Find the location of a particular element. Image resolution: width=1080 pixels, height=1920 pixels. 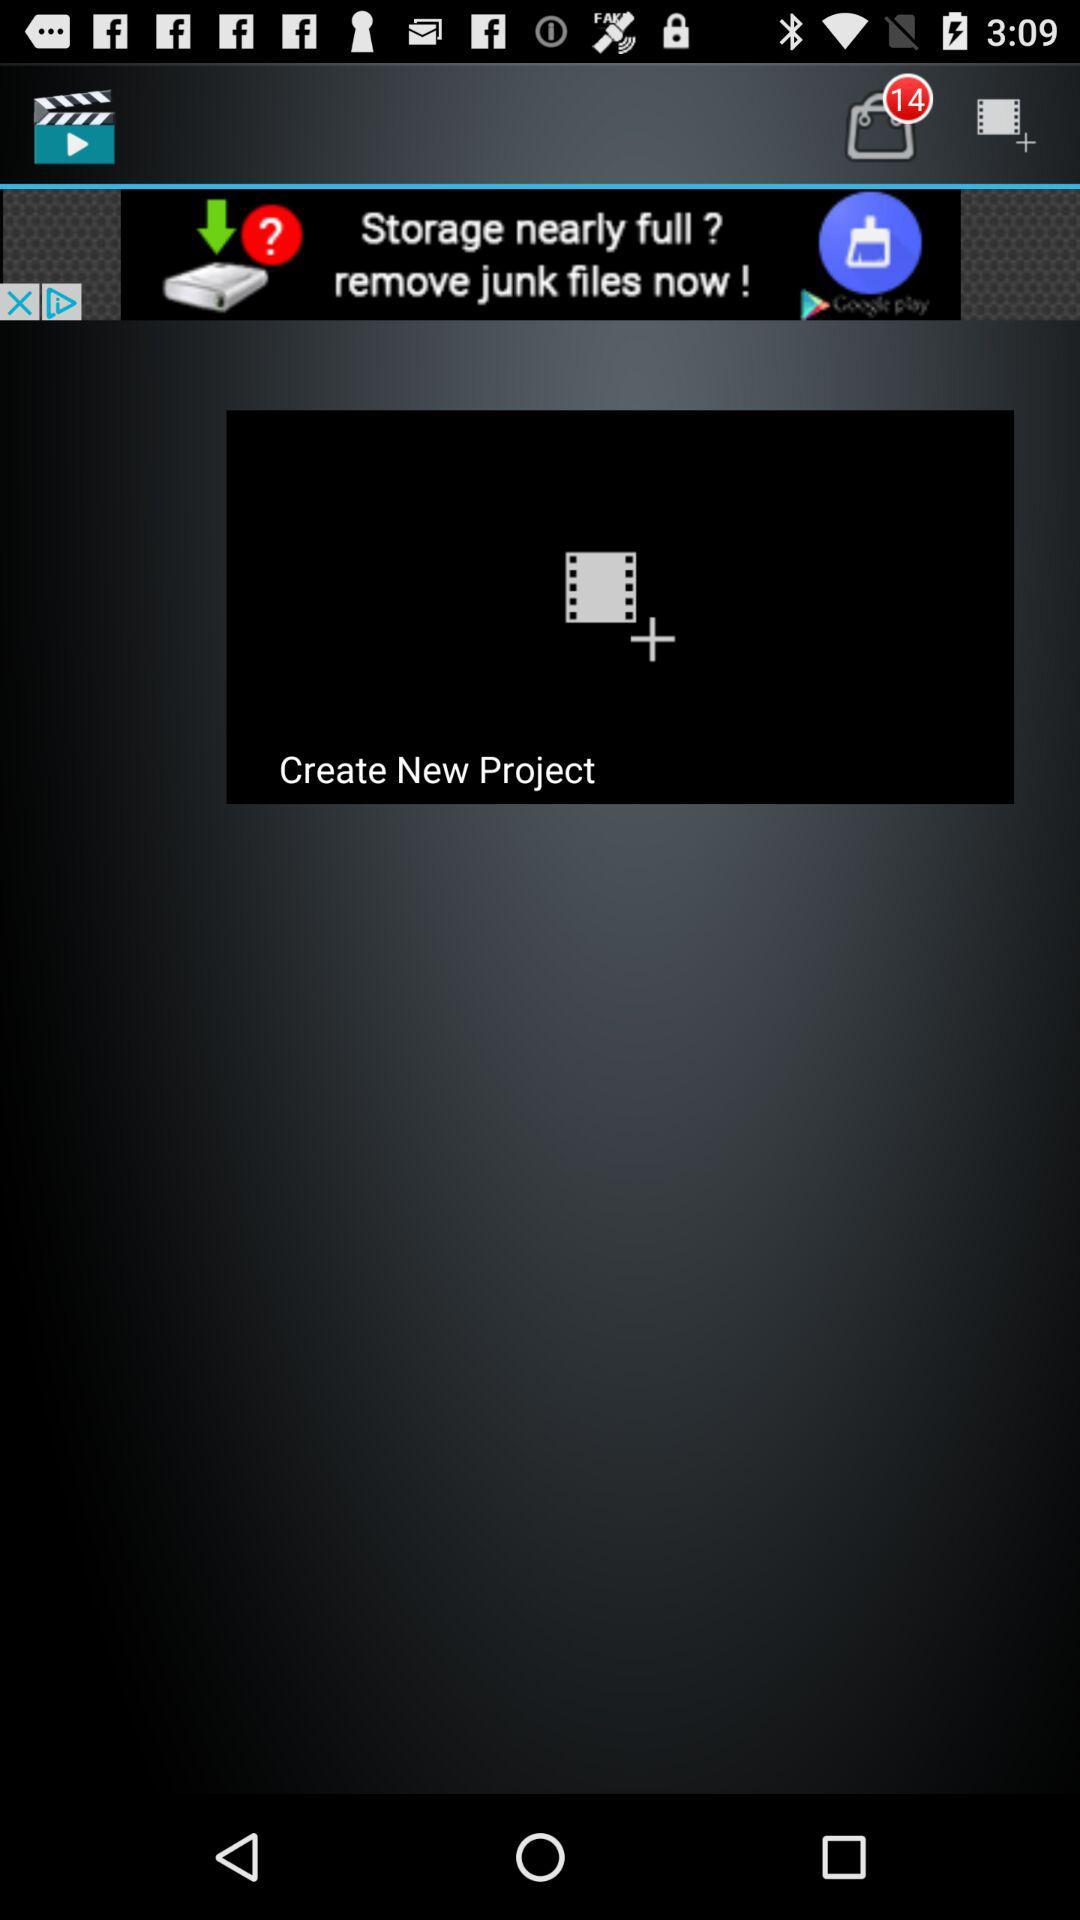

showing advertisements is located at coordinates (540, 253).